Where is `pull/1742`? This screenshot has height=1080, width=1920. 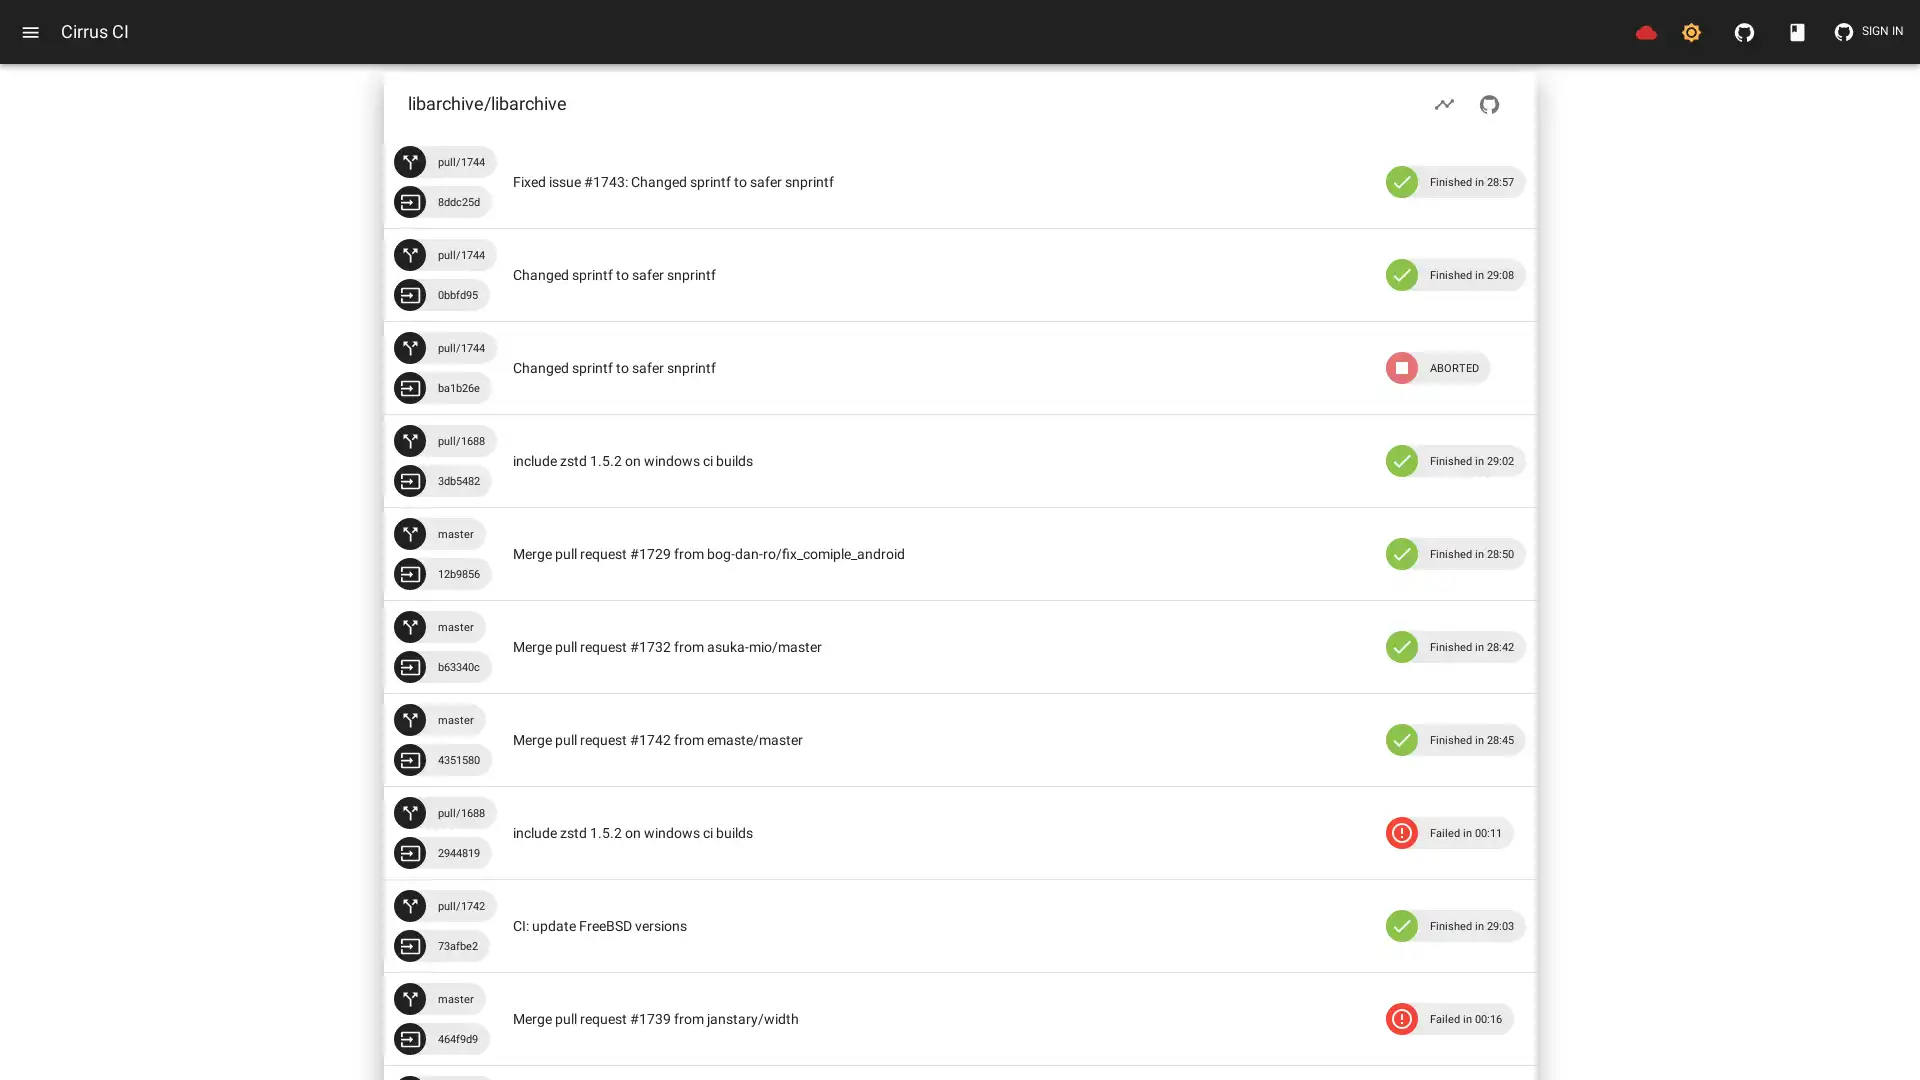 pull/1742 is located at coordinates (444, 906).